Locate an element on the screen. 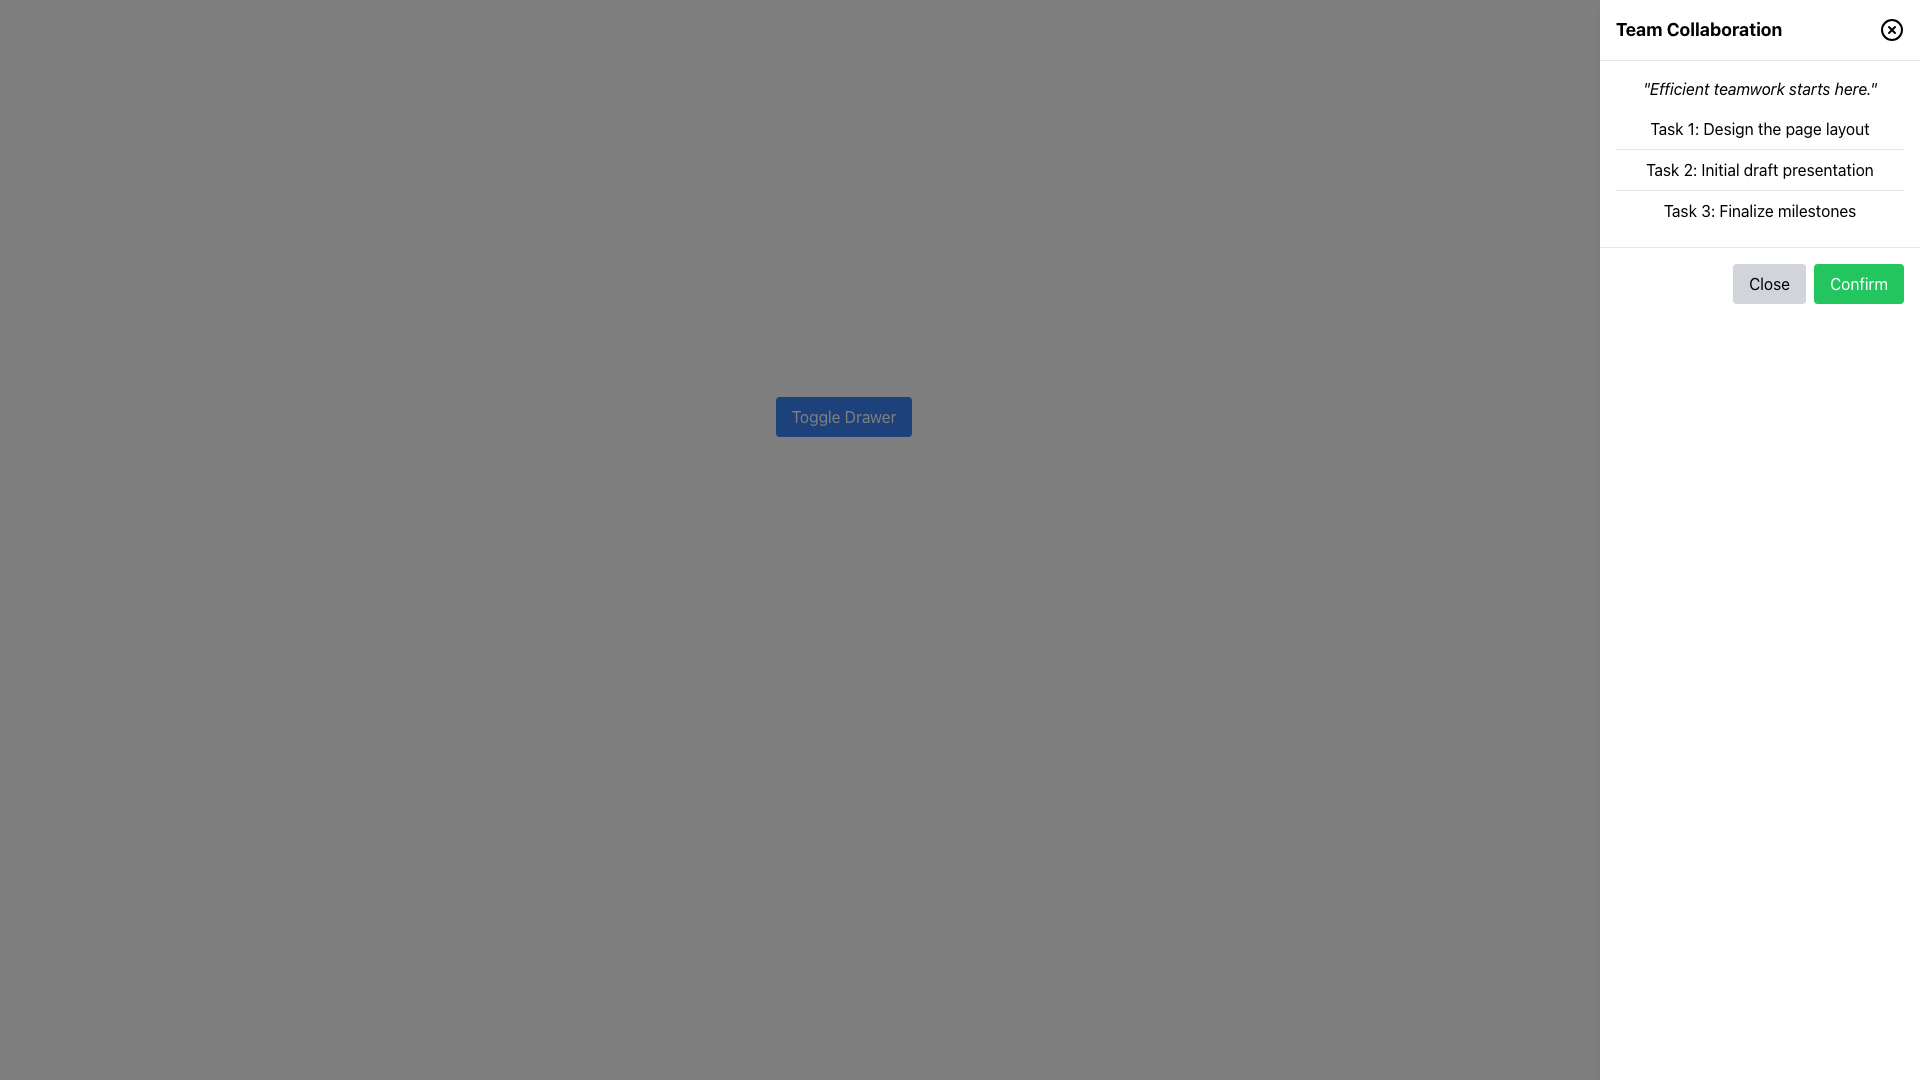  the circular close button located in the top-right corner of the 'Team Collaboration' panel is located at coordinates (1890, 30).